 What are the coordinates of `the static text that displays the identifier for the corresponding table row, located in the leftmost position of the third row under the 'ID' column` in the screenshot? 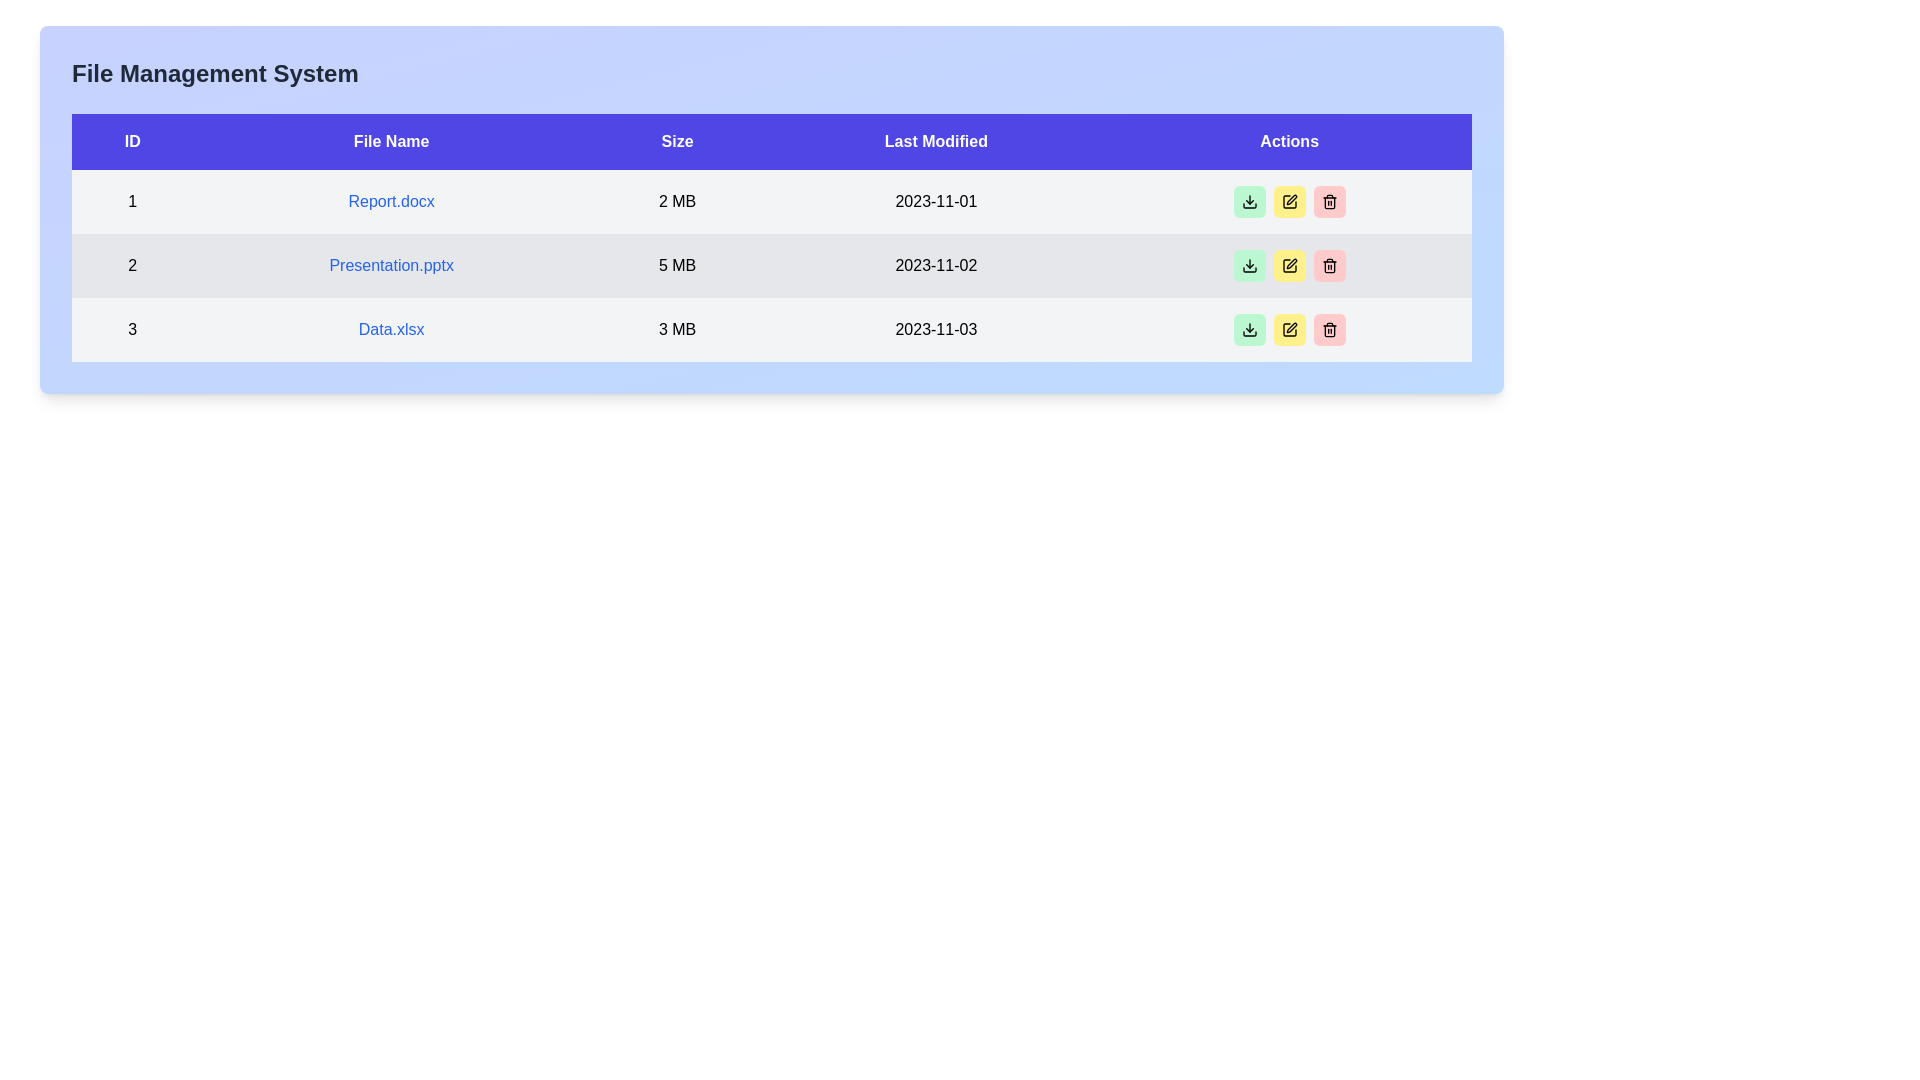 It's located at (131, 329).